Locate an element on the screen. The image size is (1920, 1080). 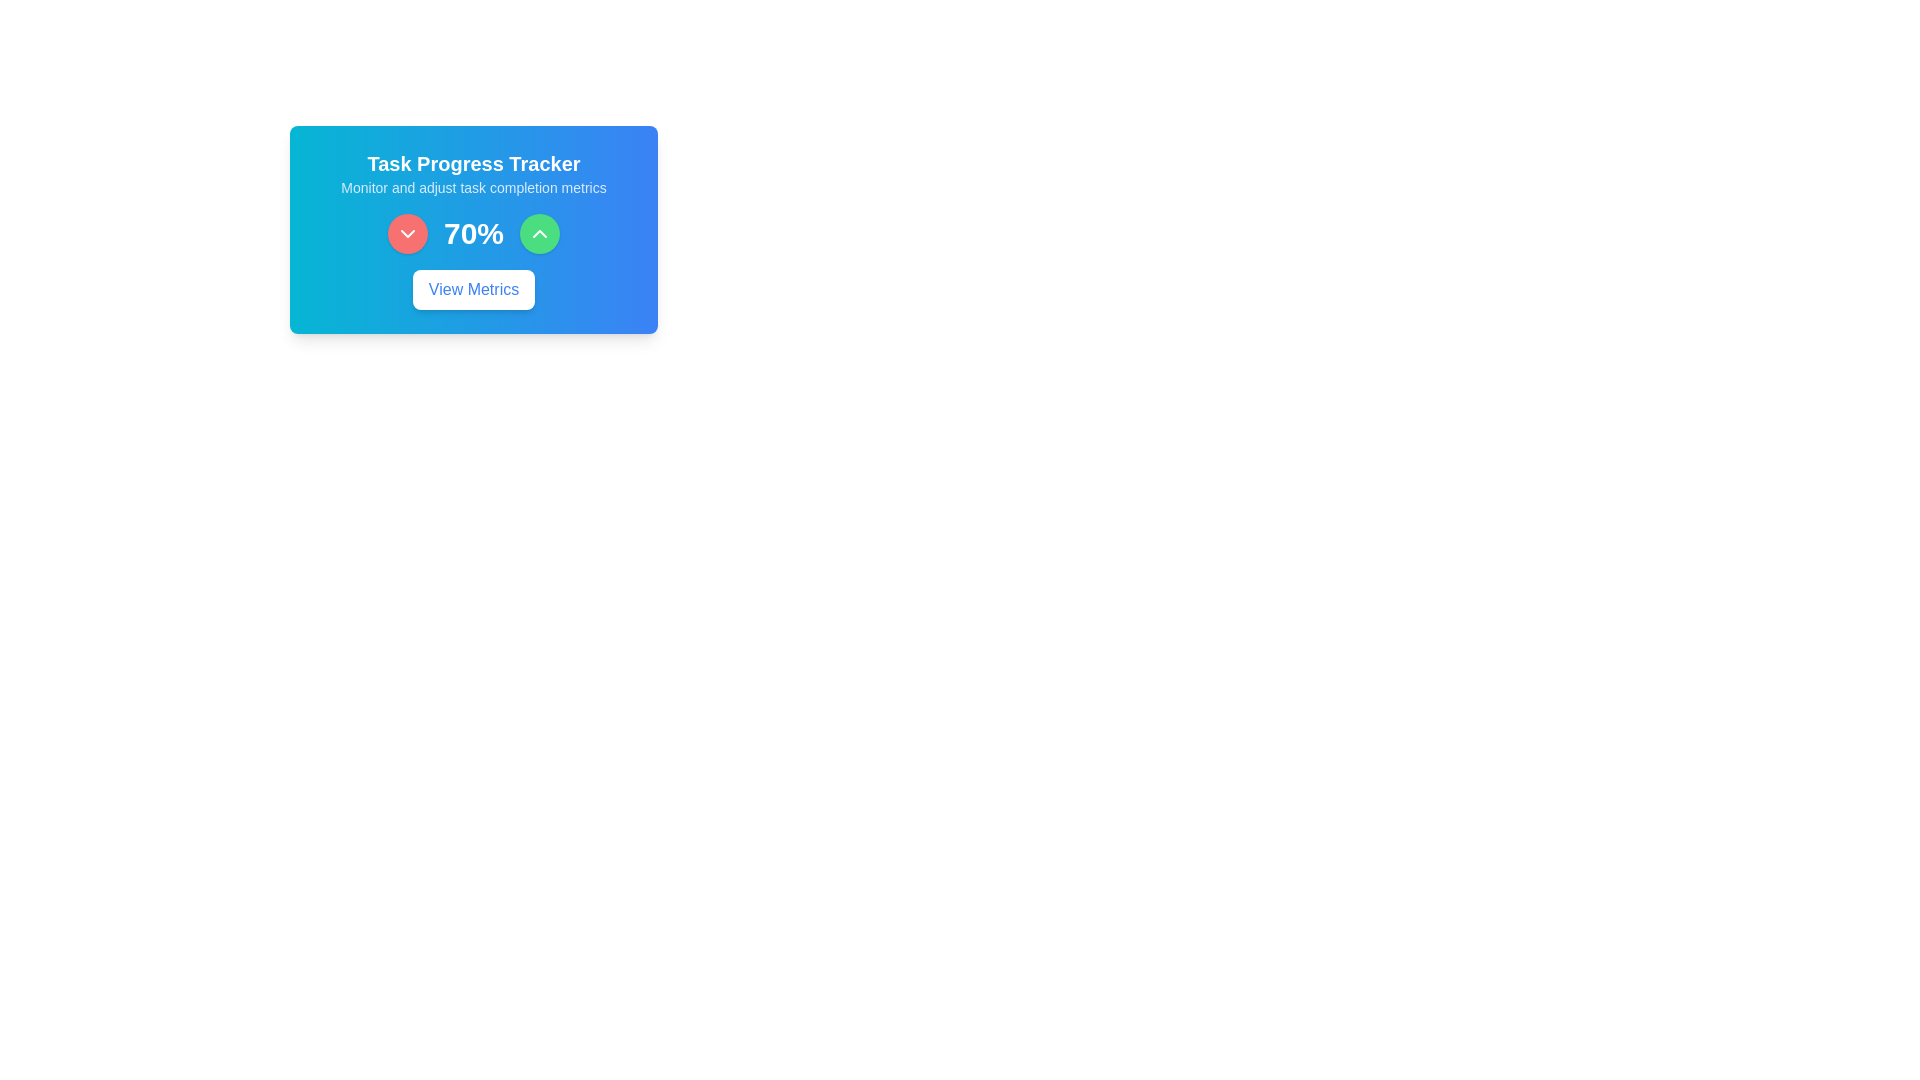
the circular red button with a white downward-facing arrow icon to observe the visual change in its color is located at coordinates (407, 233).